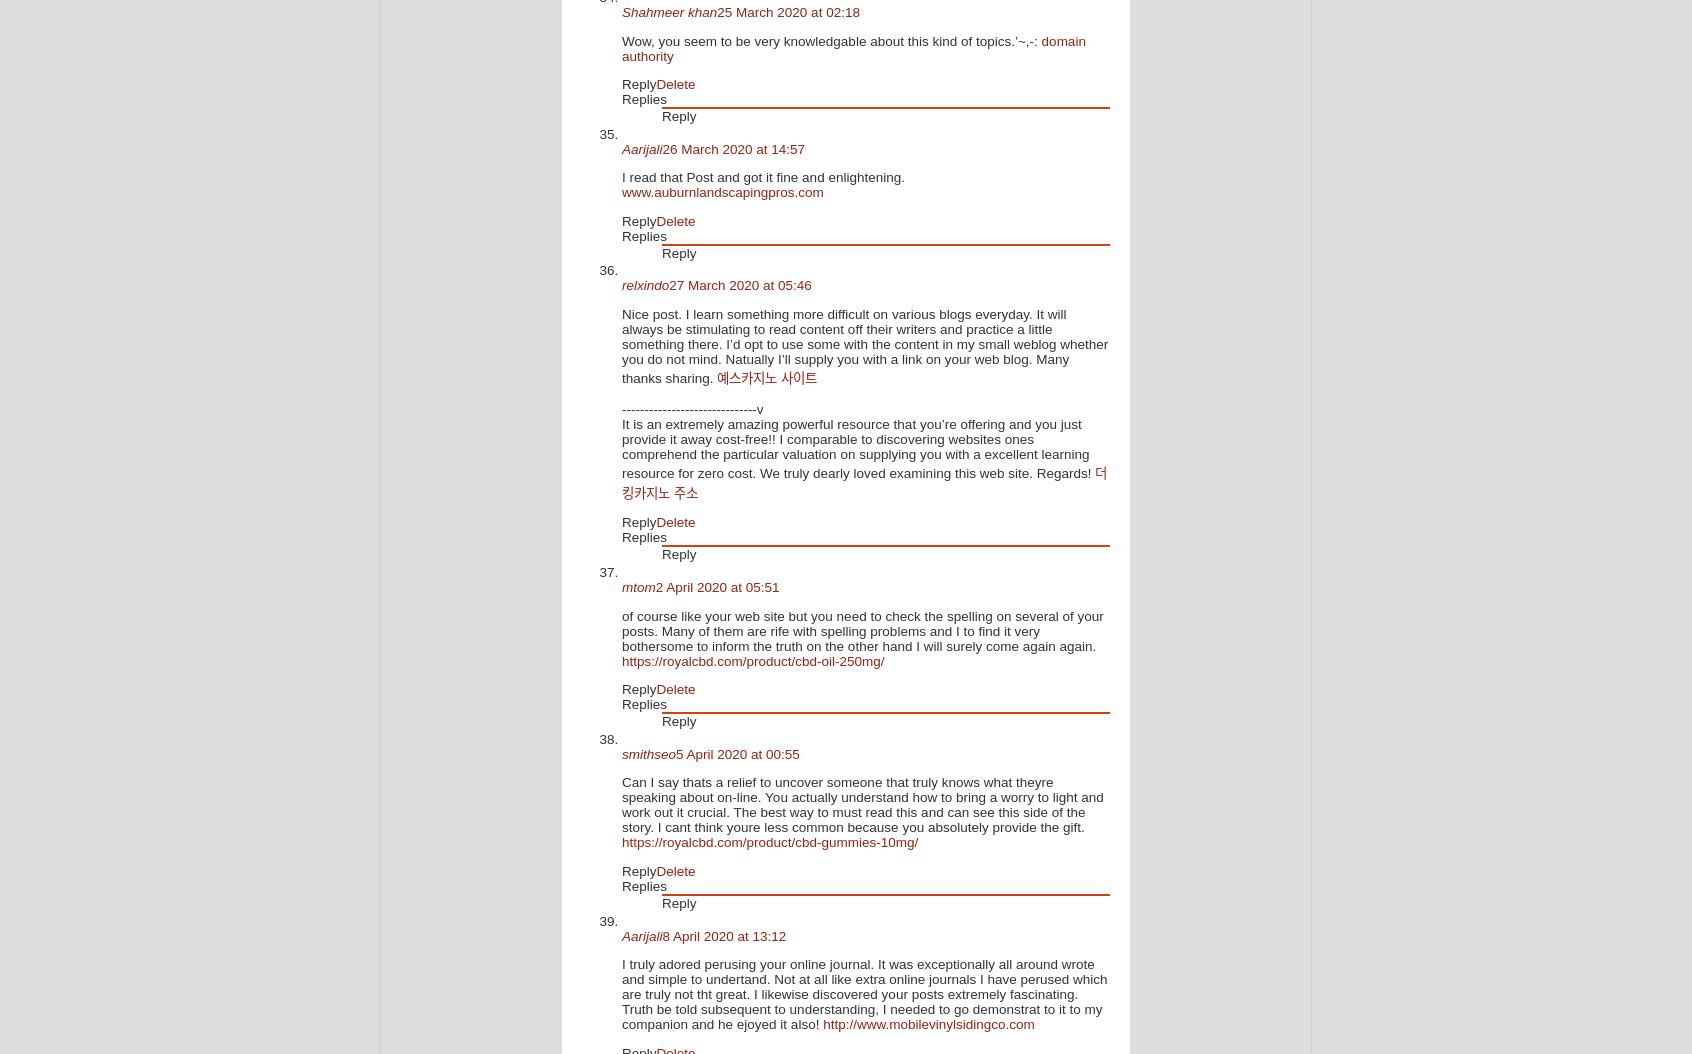 This screenshot has width=1692, height=1054. I want to click on 'Shahmeer khan', so click(620, 12).